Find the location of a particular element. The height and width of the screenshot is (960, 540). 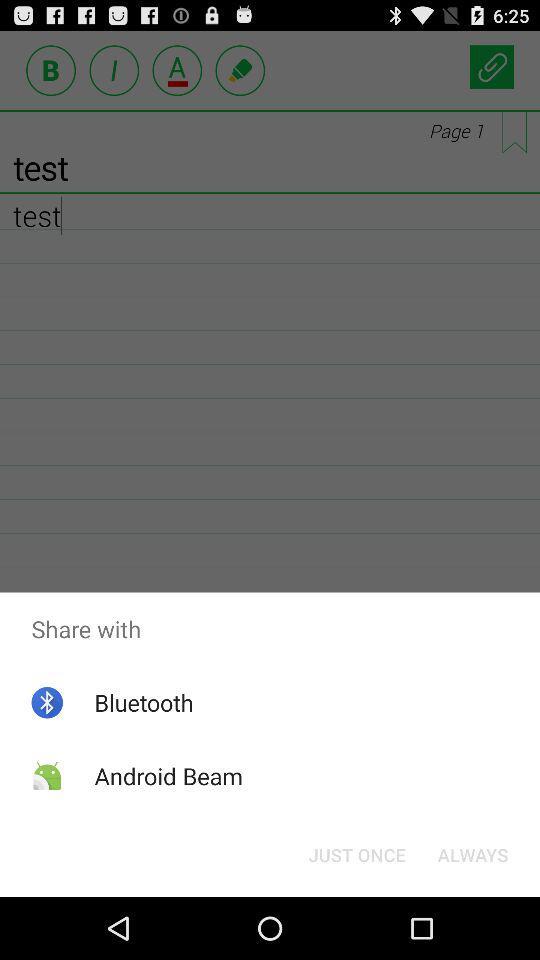

the button at the bottom right corner is located at coordinates (472, 853).